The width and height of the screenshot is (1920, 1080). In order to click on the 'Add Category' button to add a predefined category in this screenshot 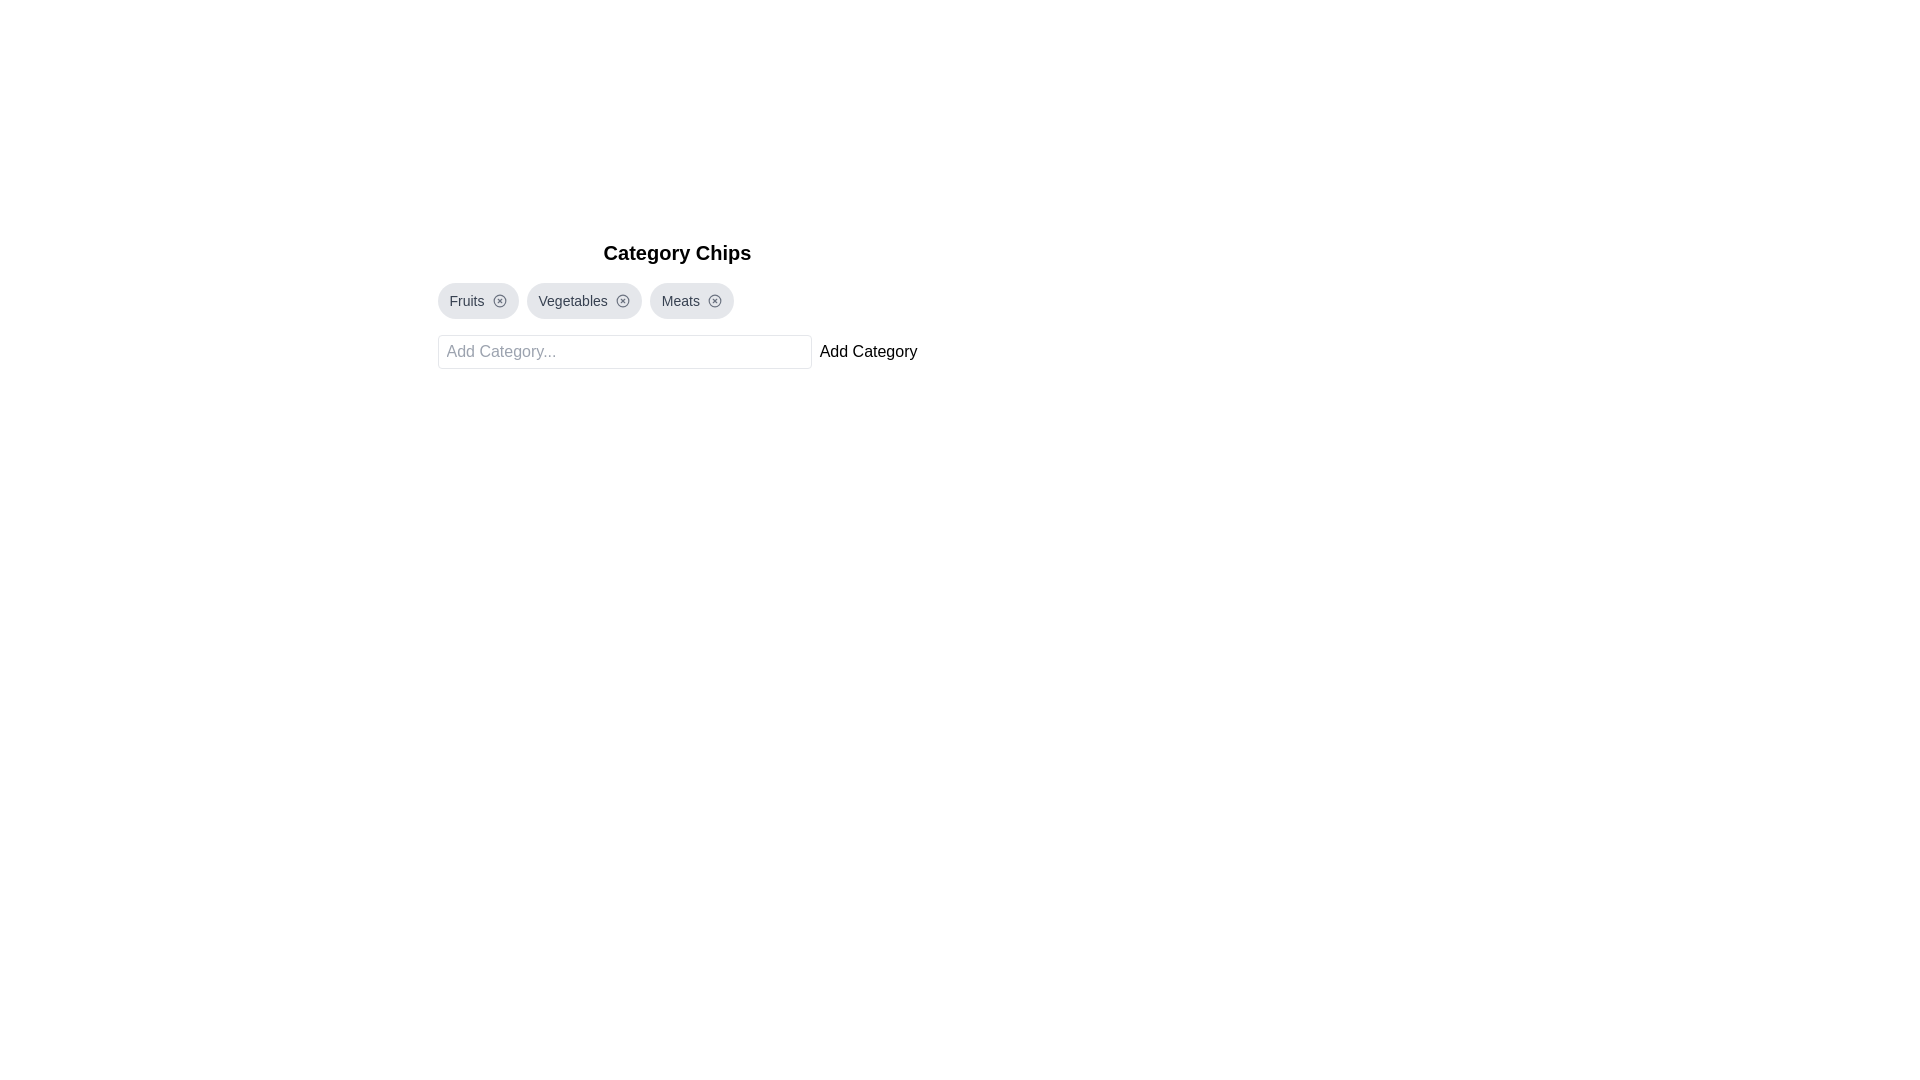, I will do `click(868, 350)`.